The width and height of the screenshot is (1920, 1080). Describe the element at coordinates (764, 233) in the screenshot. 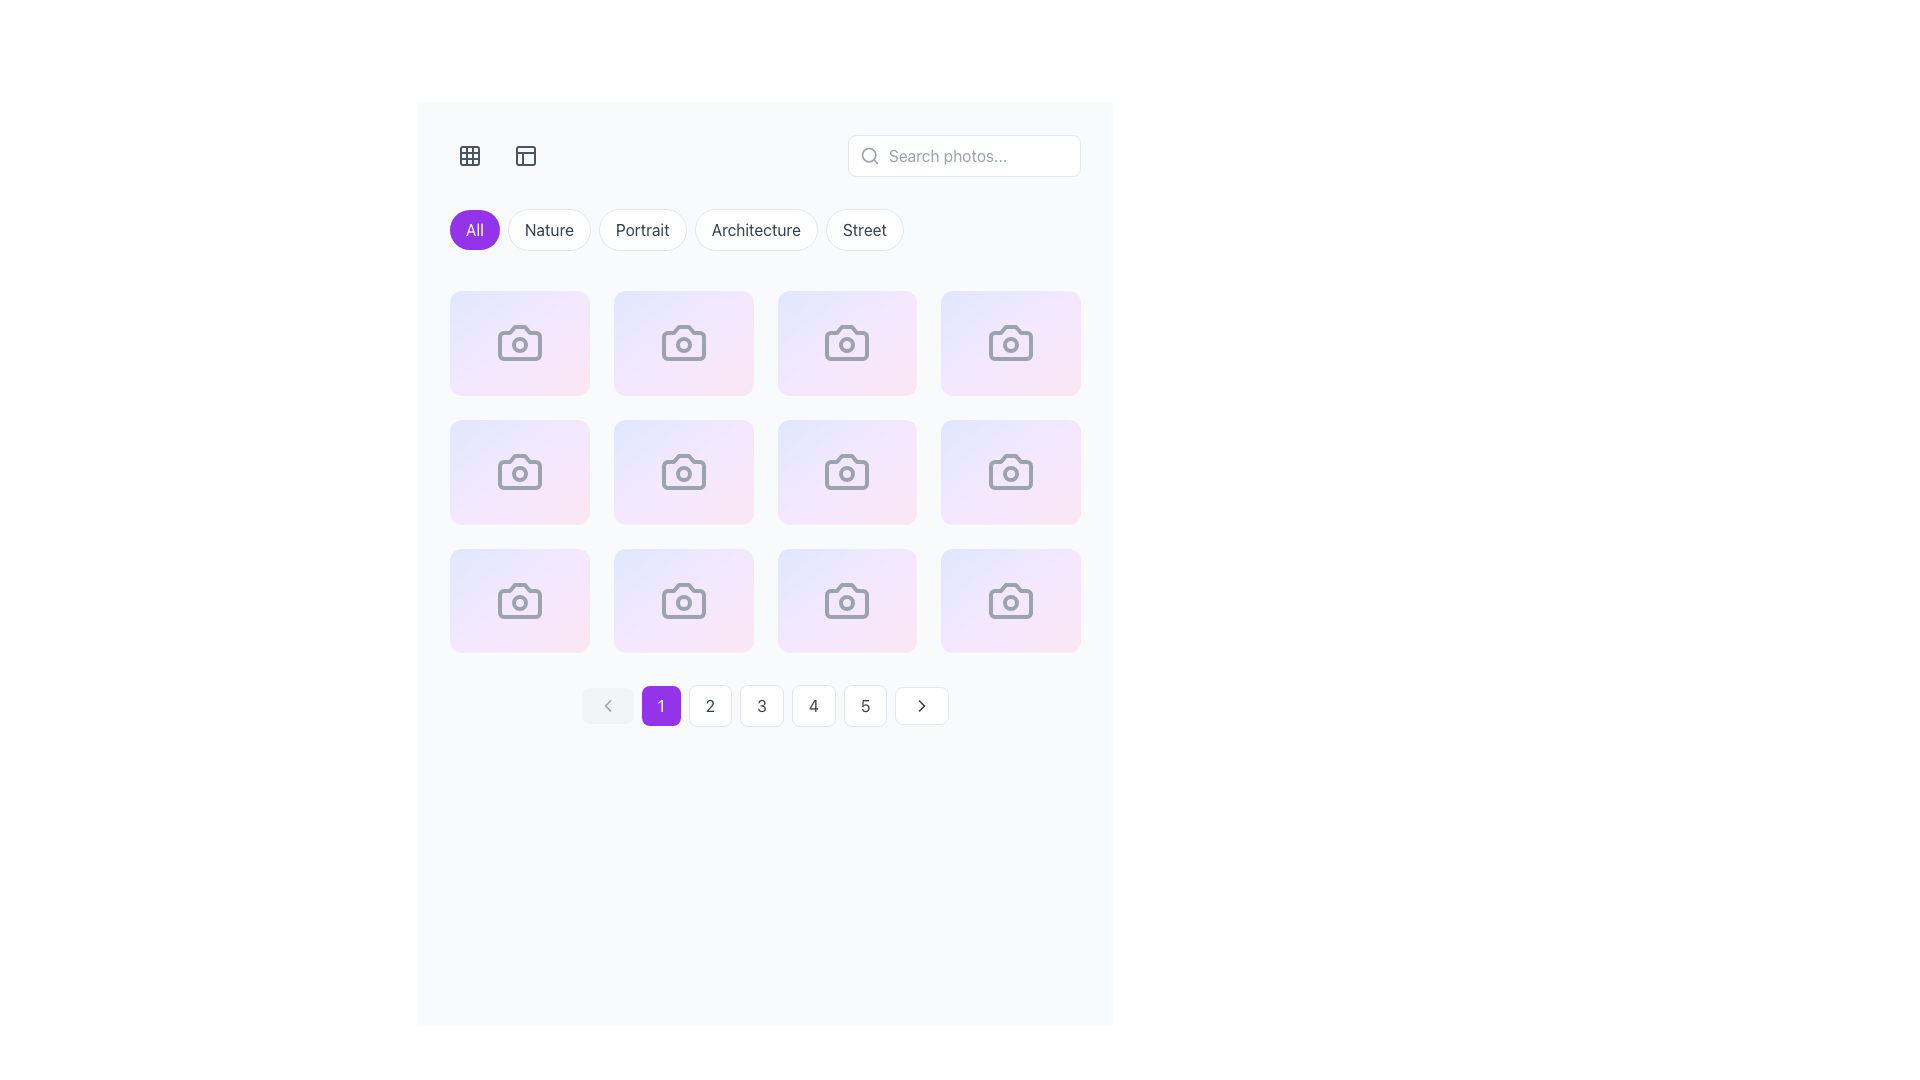

I see `the 'Architecture' filter button, which is the fourth button in a horizontal group of category buttons, to apply the filter` at that location.